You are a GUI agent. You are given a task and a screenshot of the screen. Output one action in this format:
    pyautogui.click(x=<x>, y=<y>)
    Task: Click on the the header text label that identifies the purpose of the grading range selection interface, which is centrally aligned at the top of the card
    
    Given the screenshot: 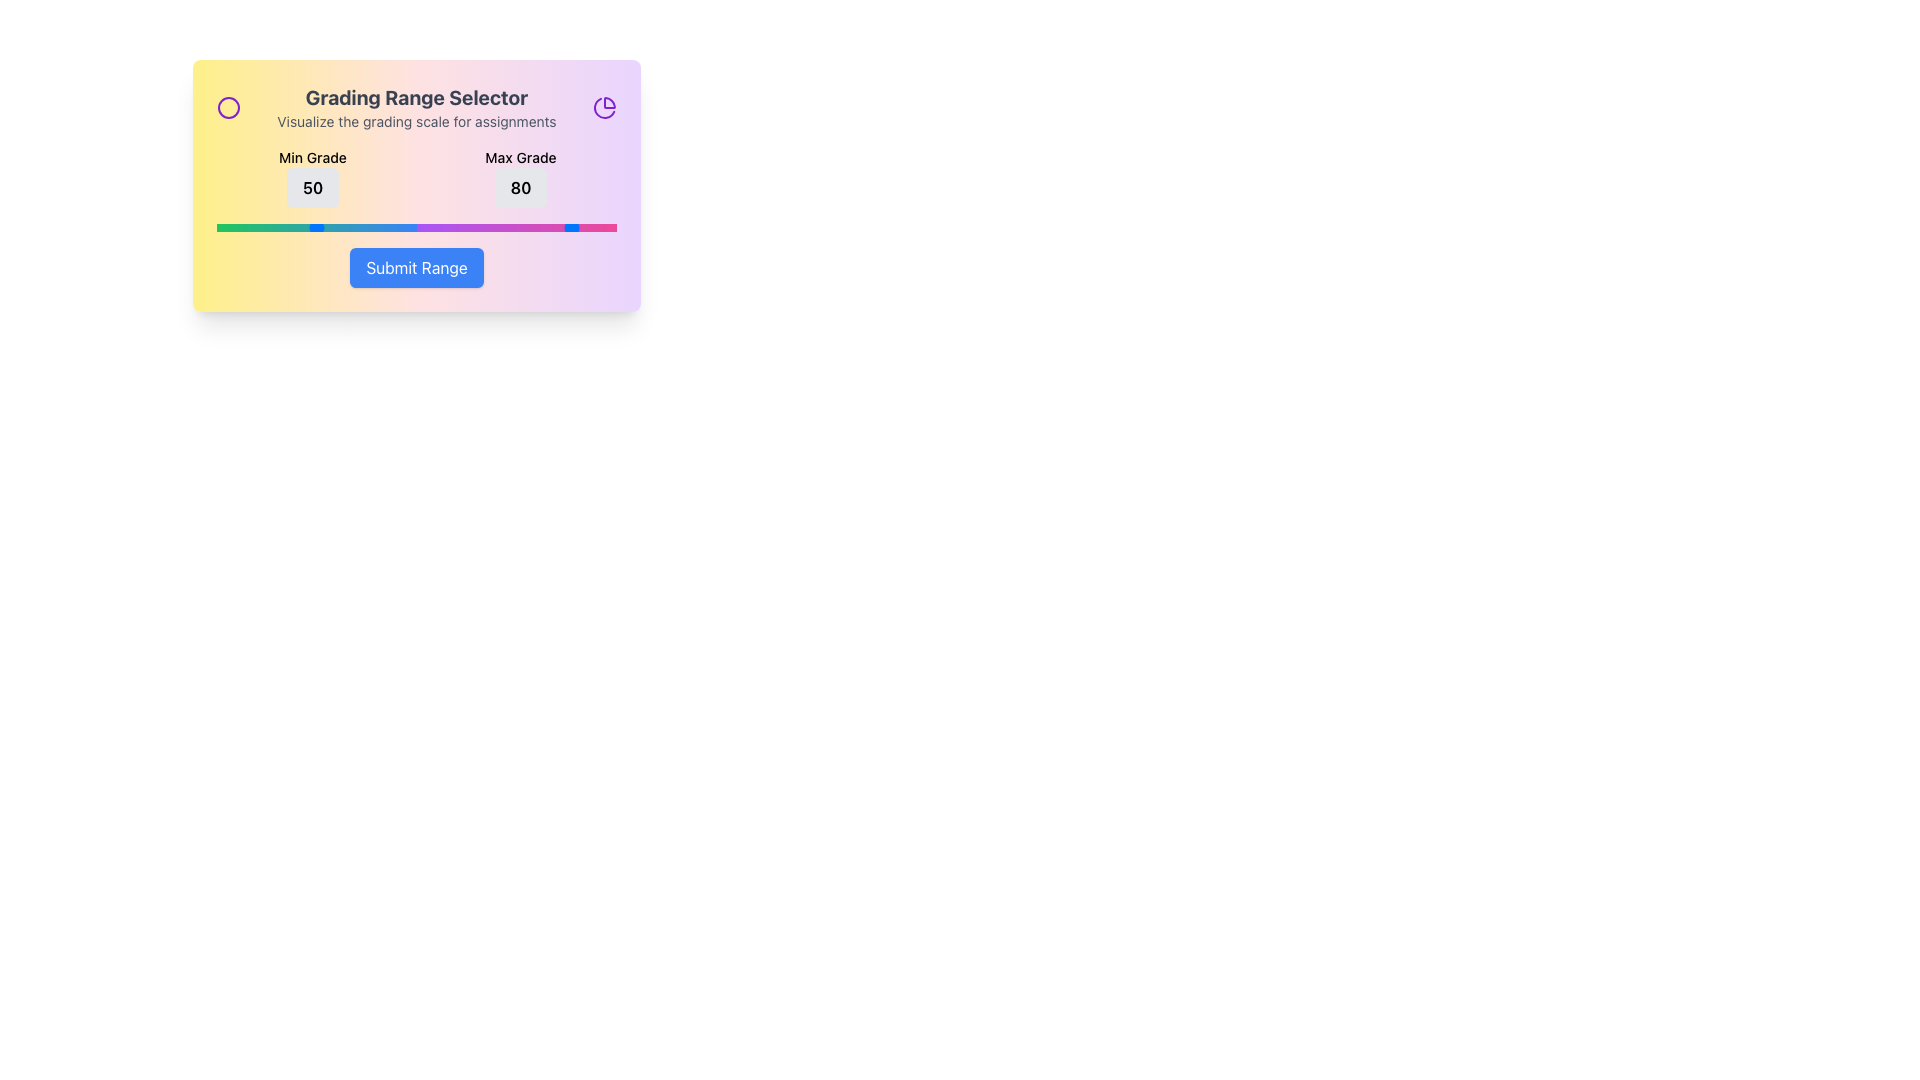 What is the action you would take?
    pyautogui.click(x=416, y=97)
    